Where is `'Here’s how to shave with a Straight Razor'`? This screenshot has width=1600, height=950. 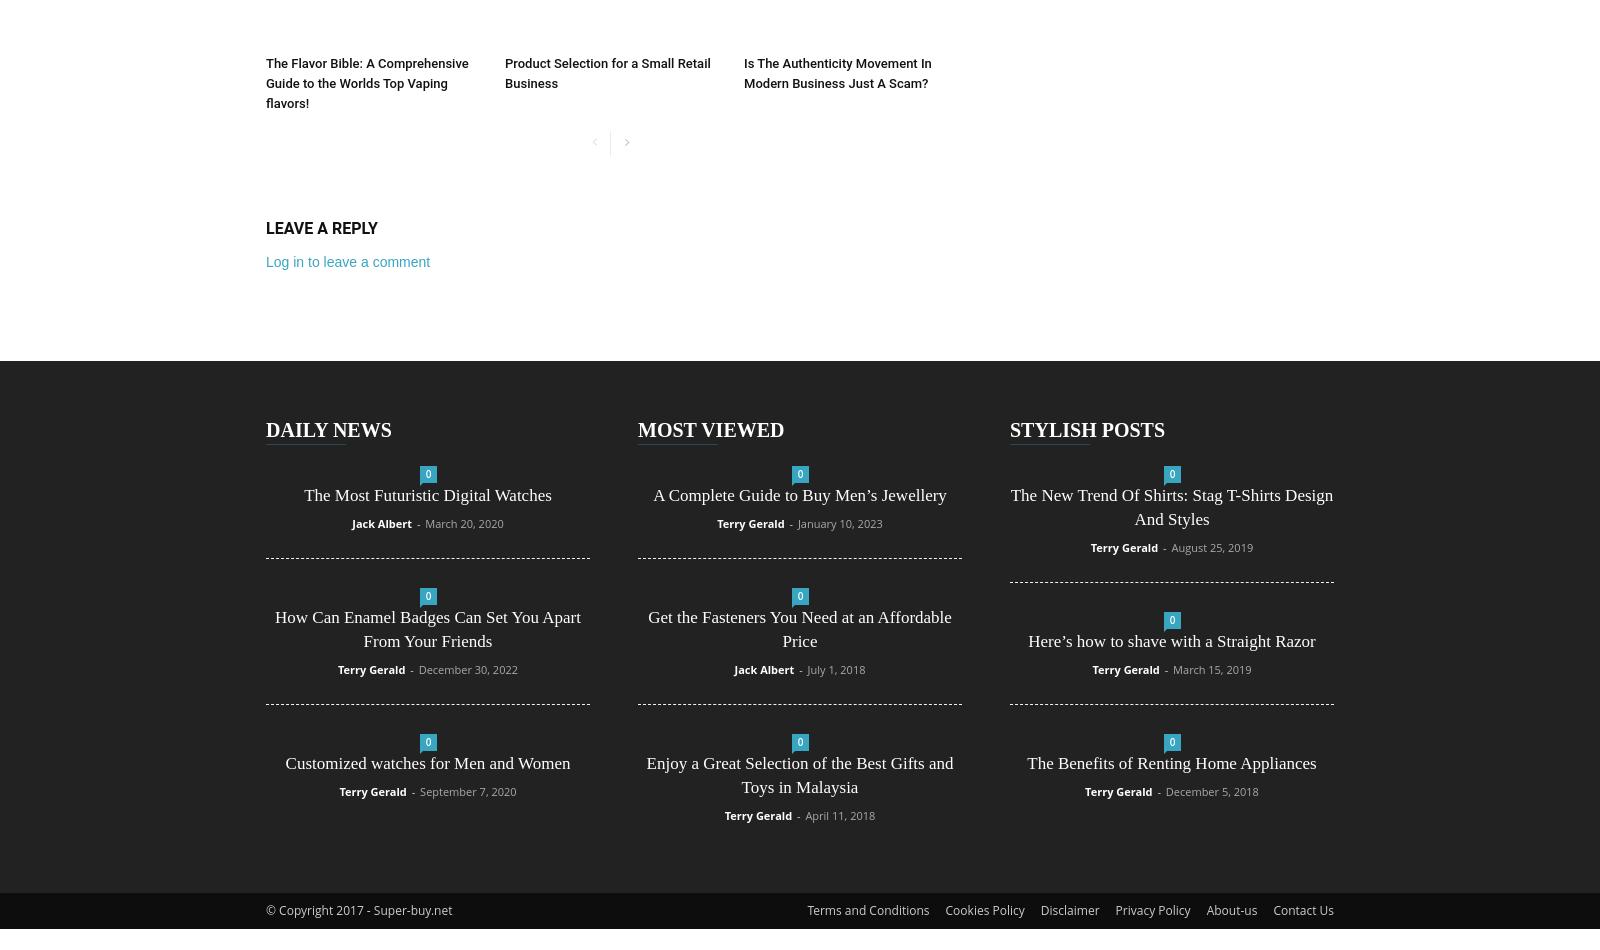 'Here’s how to shave with a Straight Razor' is located at coordinates (1171, 640).